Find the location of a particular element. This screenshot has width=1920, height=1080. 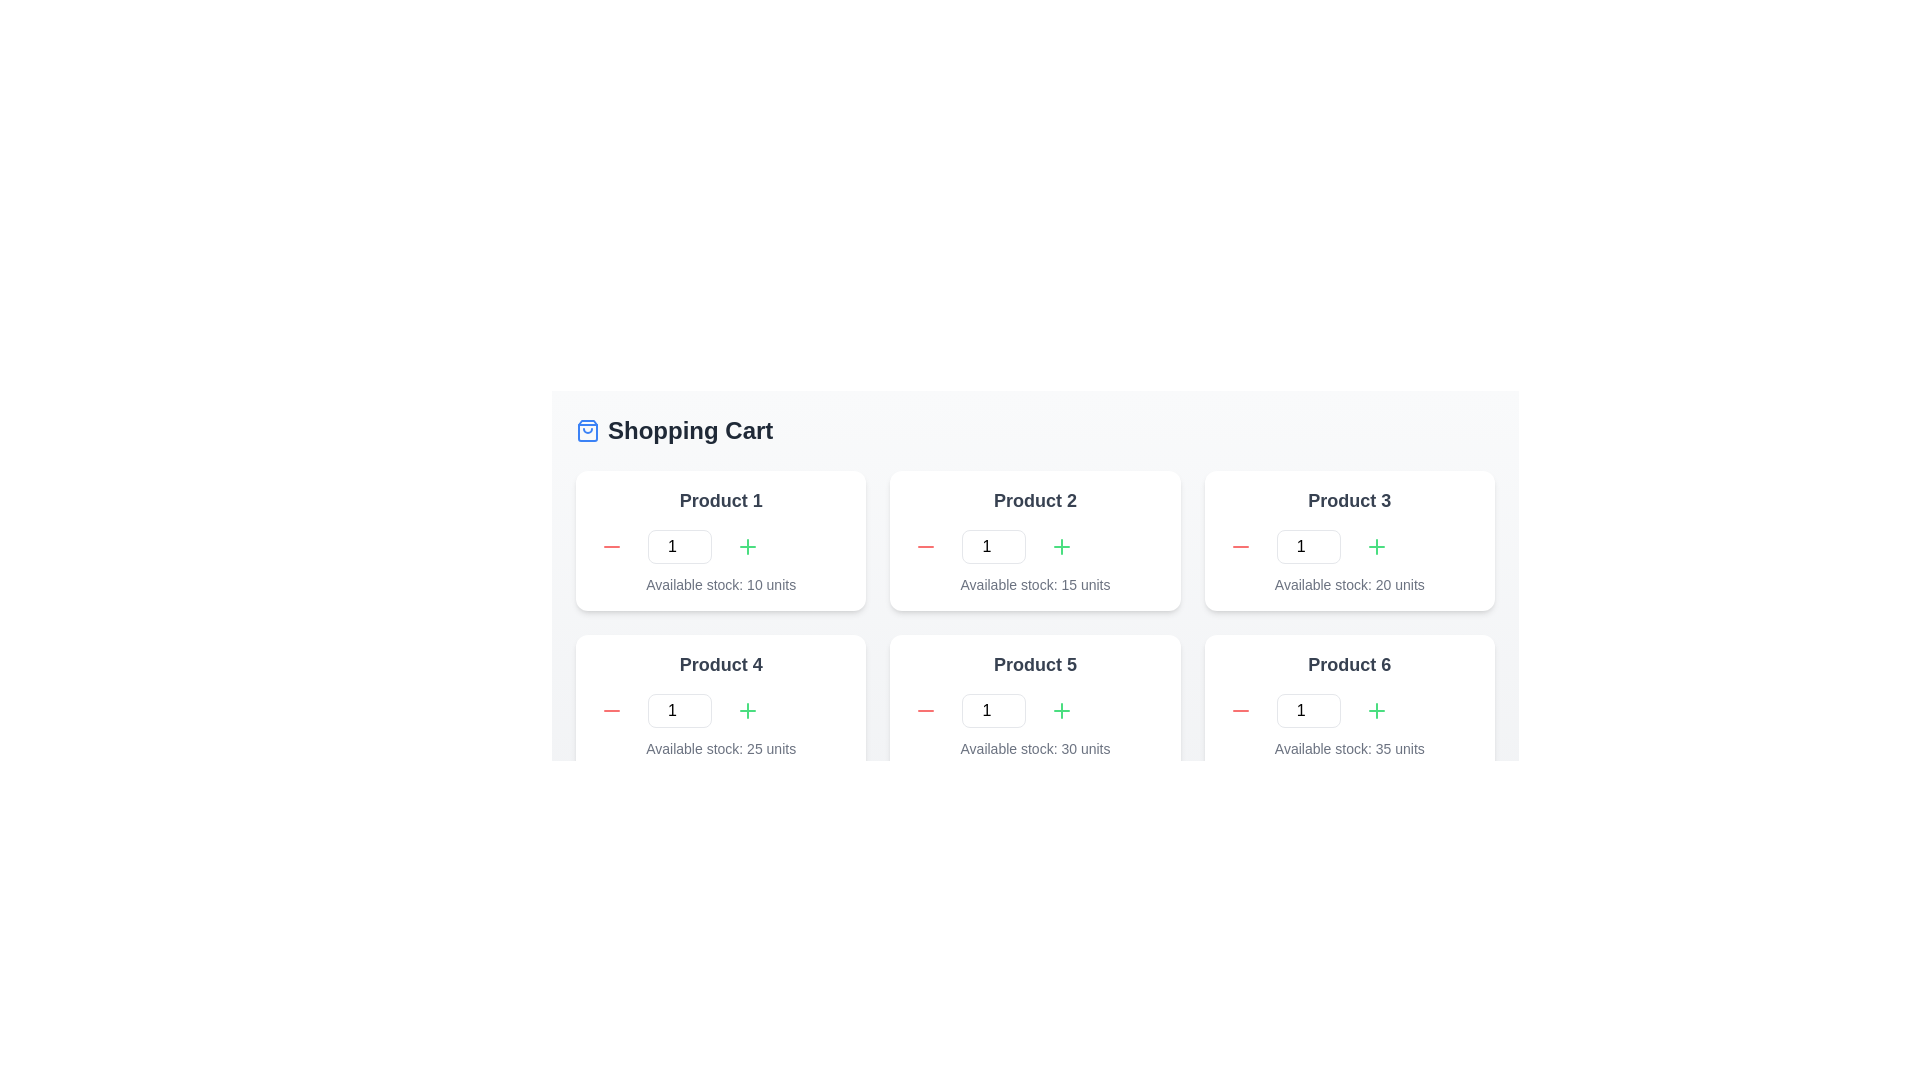

the increment button located in the bottom-right corner of the card labeled 'Product 6' is located at coordinates (1375, 709).